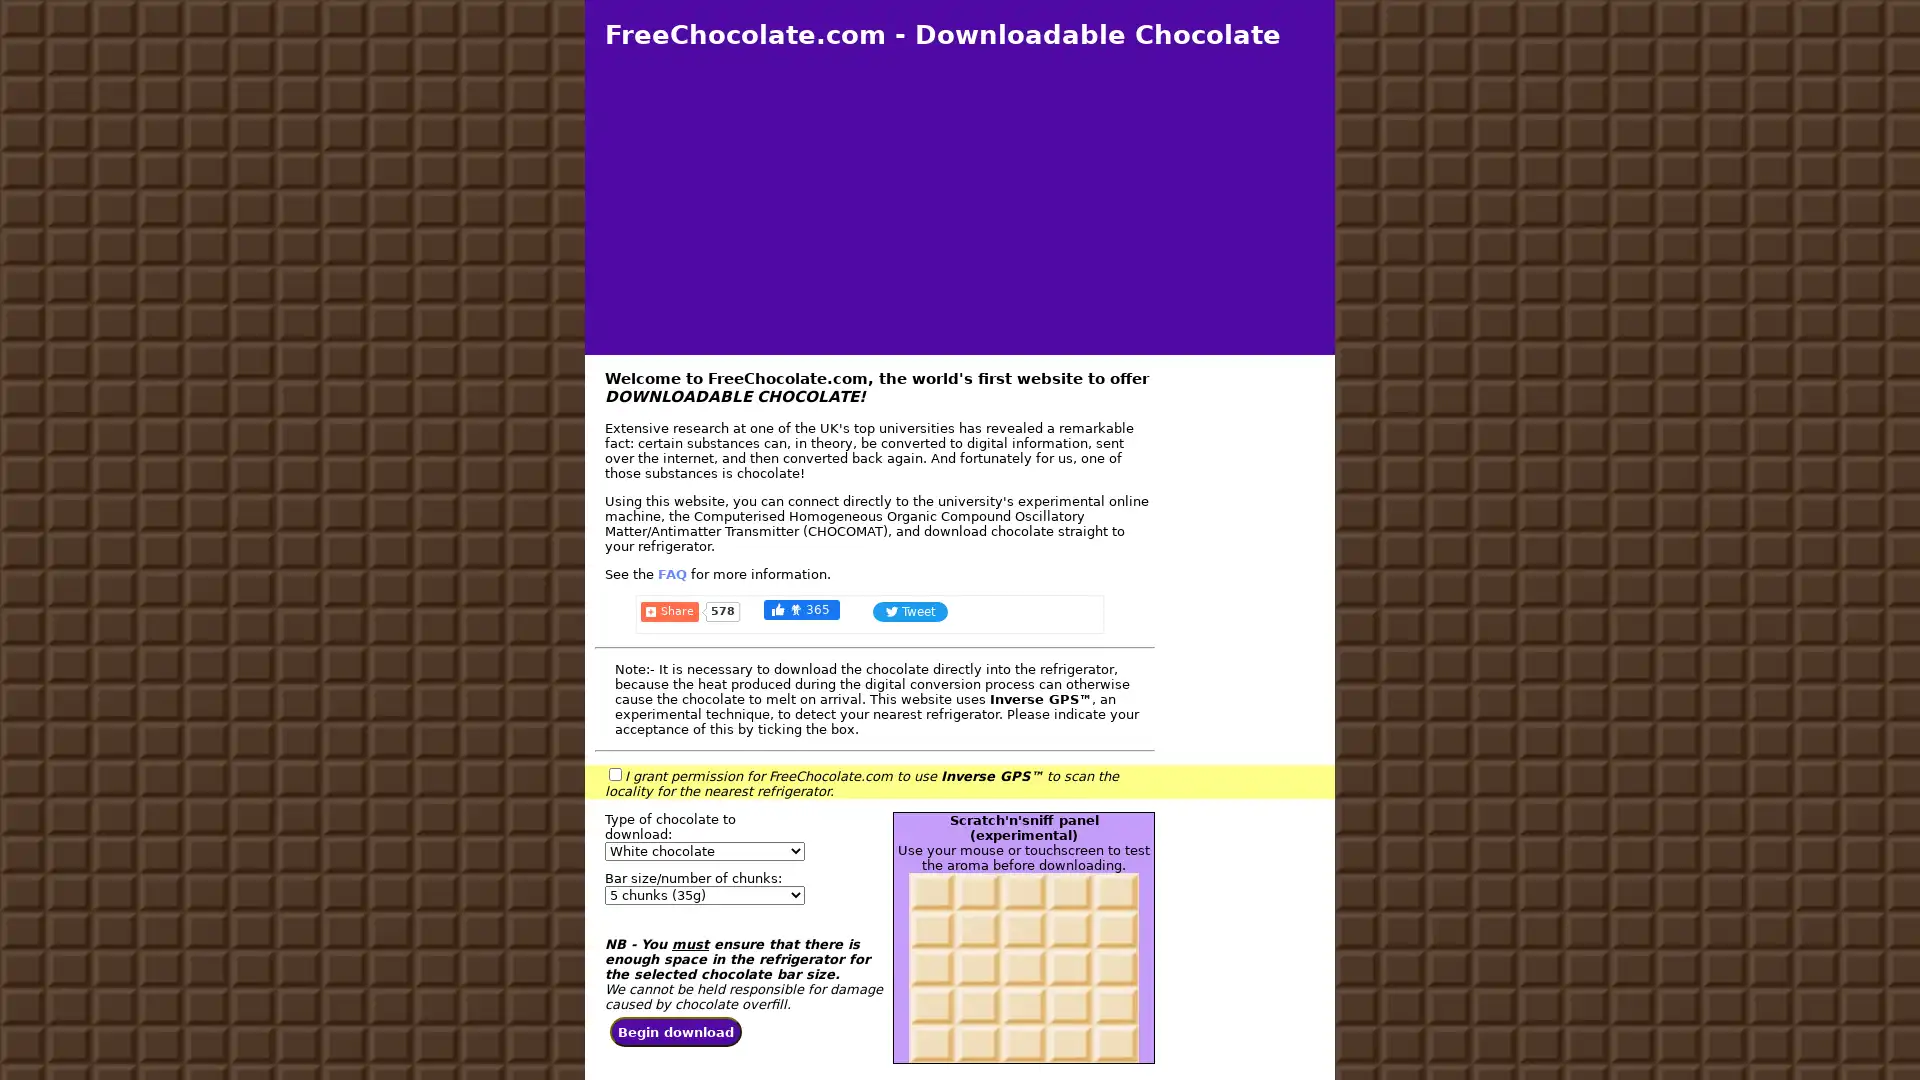 This screenshot has height=1080, width=1920. Describe the element at coordinates (676, 1032) in the screenshot. I see `Begin download` at that location.